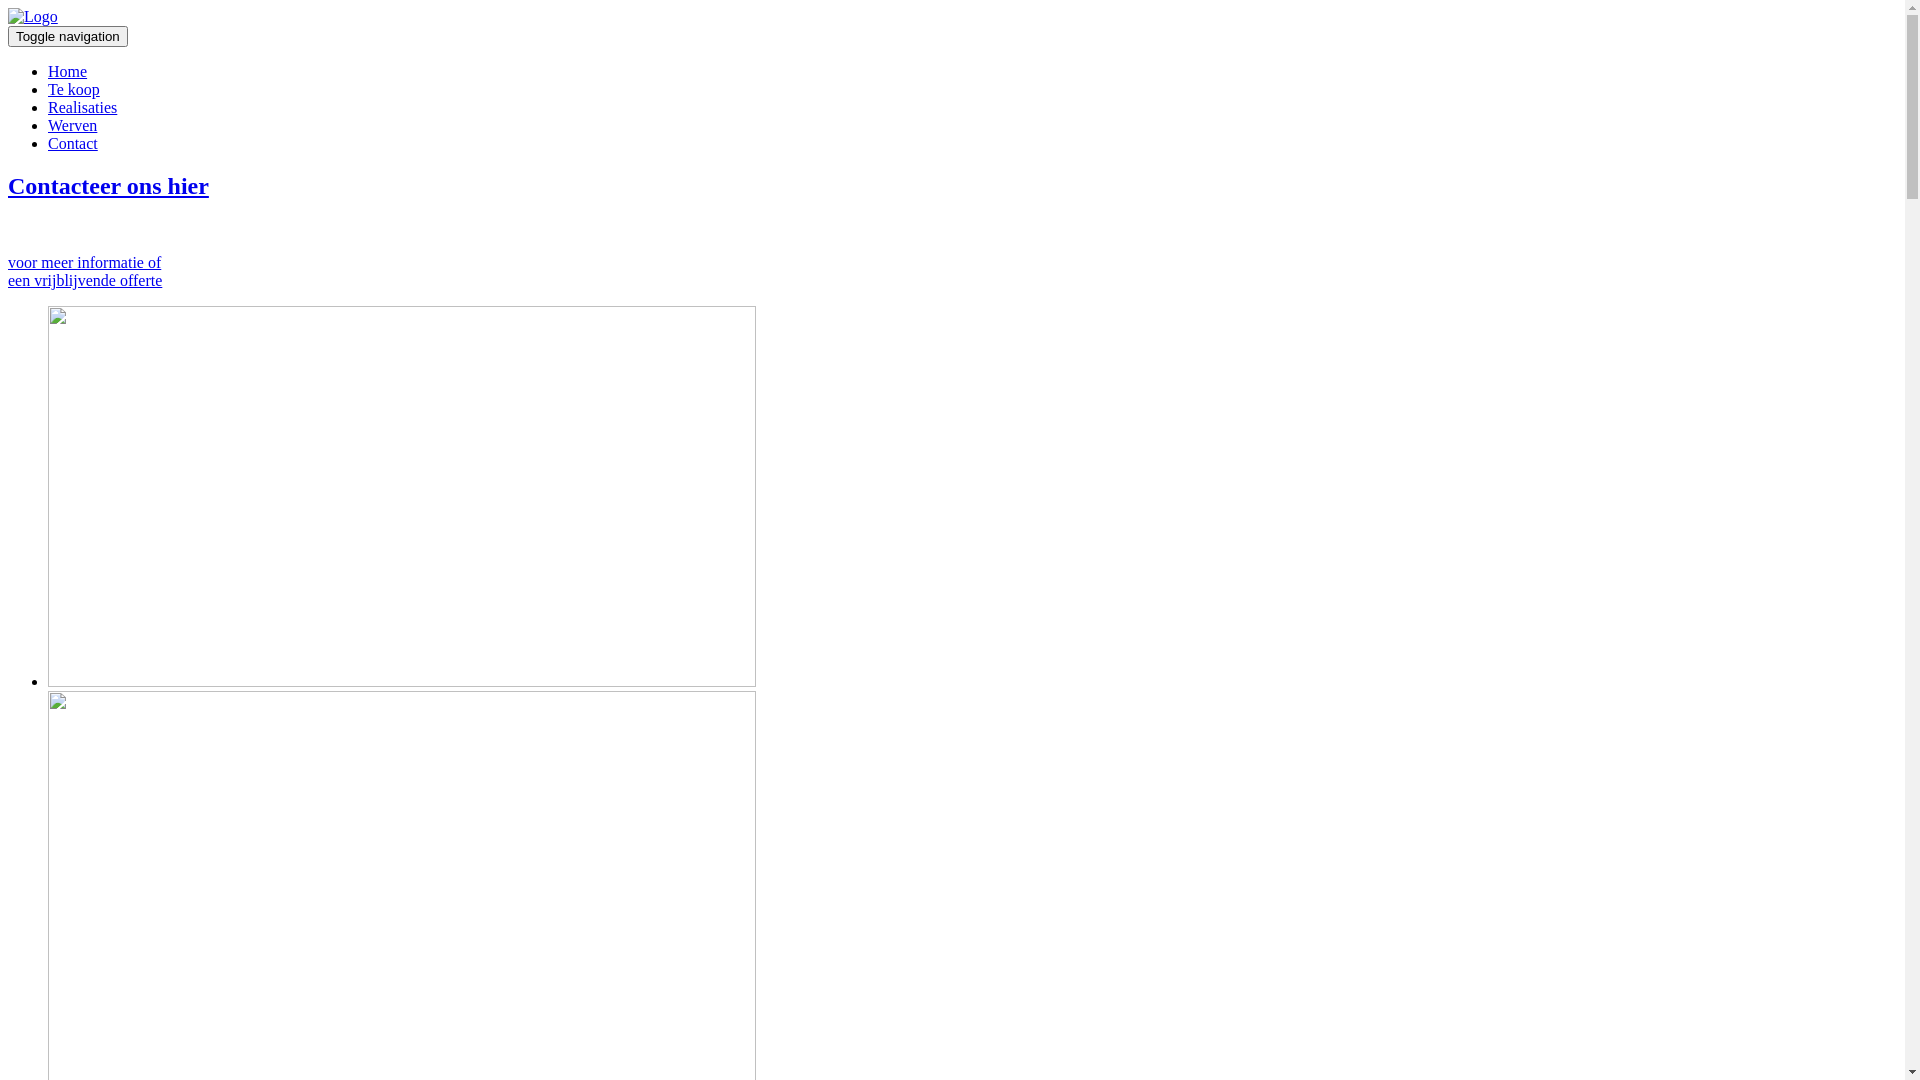  What do you see at coordinates (67, 70) in the screenshot?
I see `'Home'` at bounding box center [67, 70].